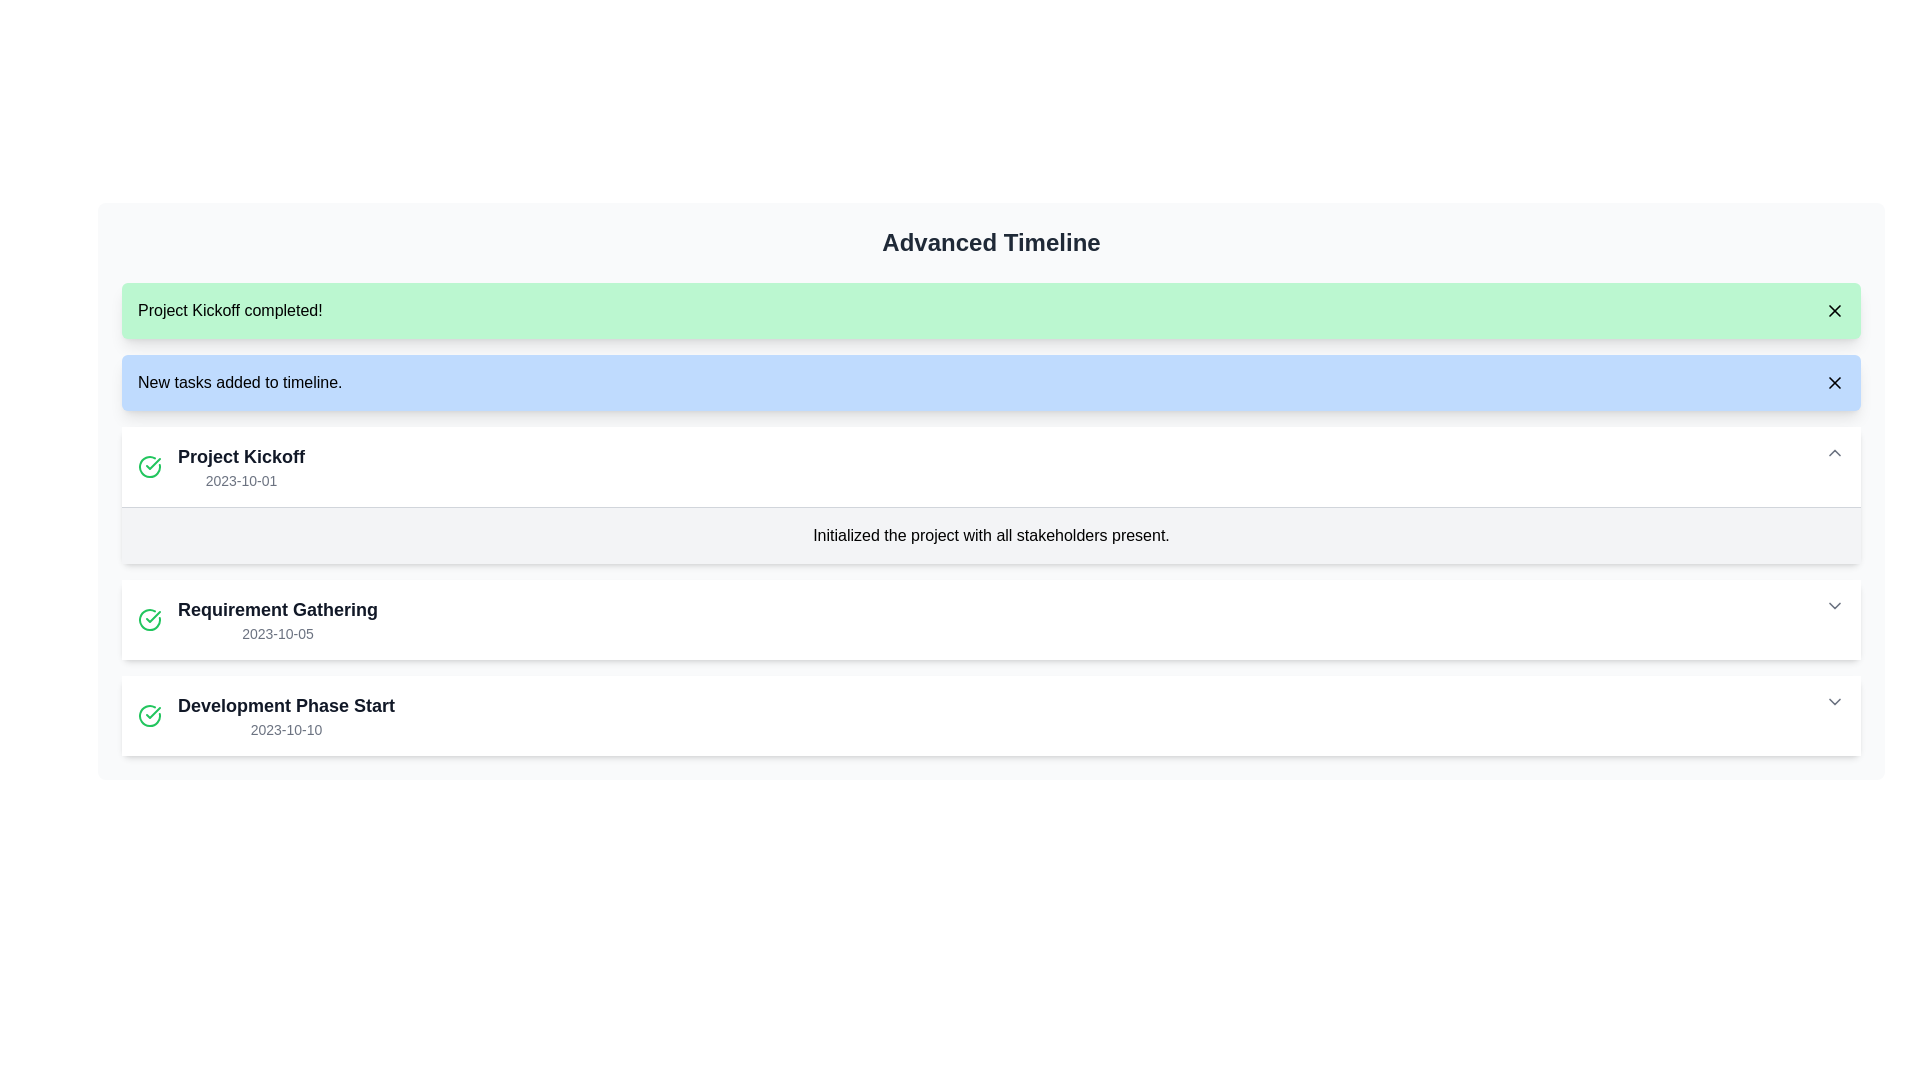 This screenshot has width=1920, height=1080. I want to click on the text label that reads 'Project Kickoff completed!' displayed in bold black font on a green rectangular background, located at the top-left corner of the green notification card, so click(230, 311).